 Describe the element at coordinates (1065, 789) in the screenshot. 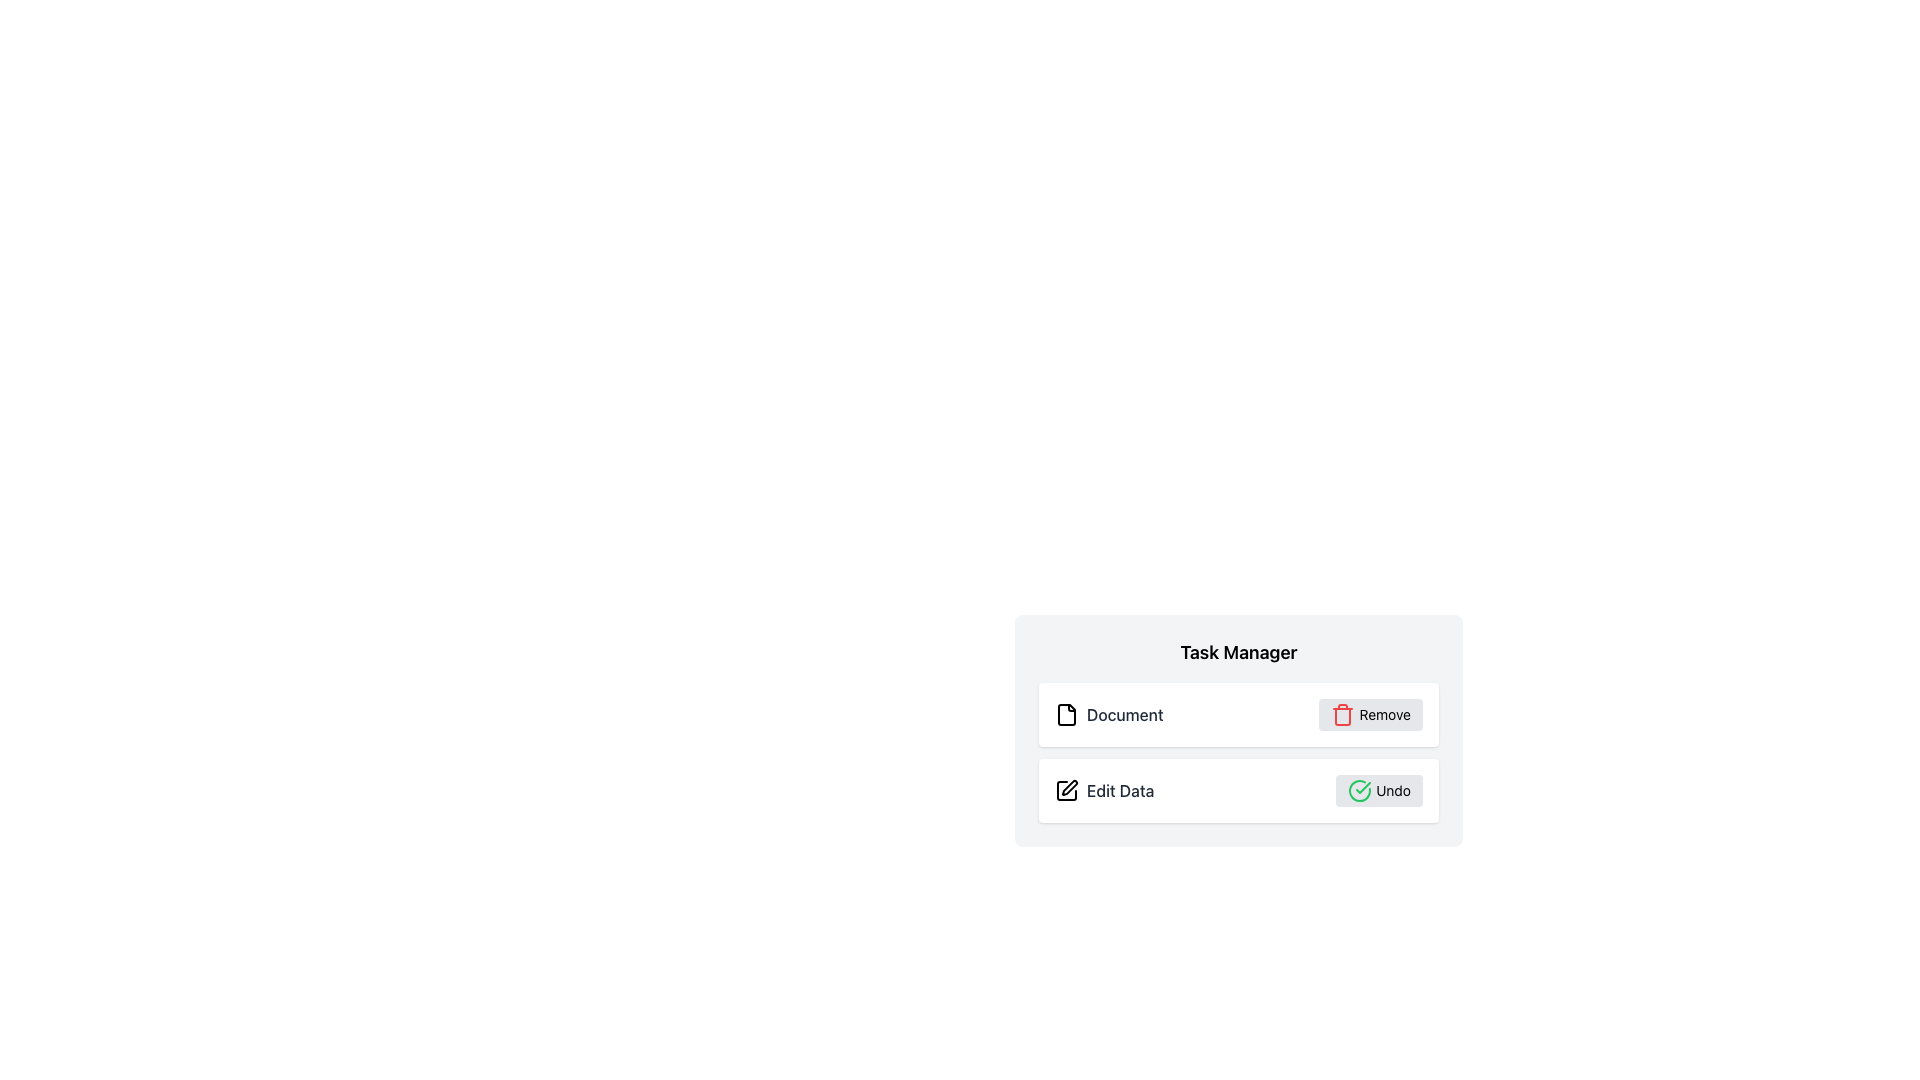

I see `the square-shaped icon with a pen symbol inside, located to the left of the 'Edit Data' label in the 'Task Manager' section` at that location.